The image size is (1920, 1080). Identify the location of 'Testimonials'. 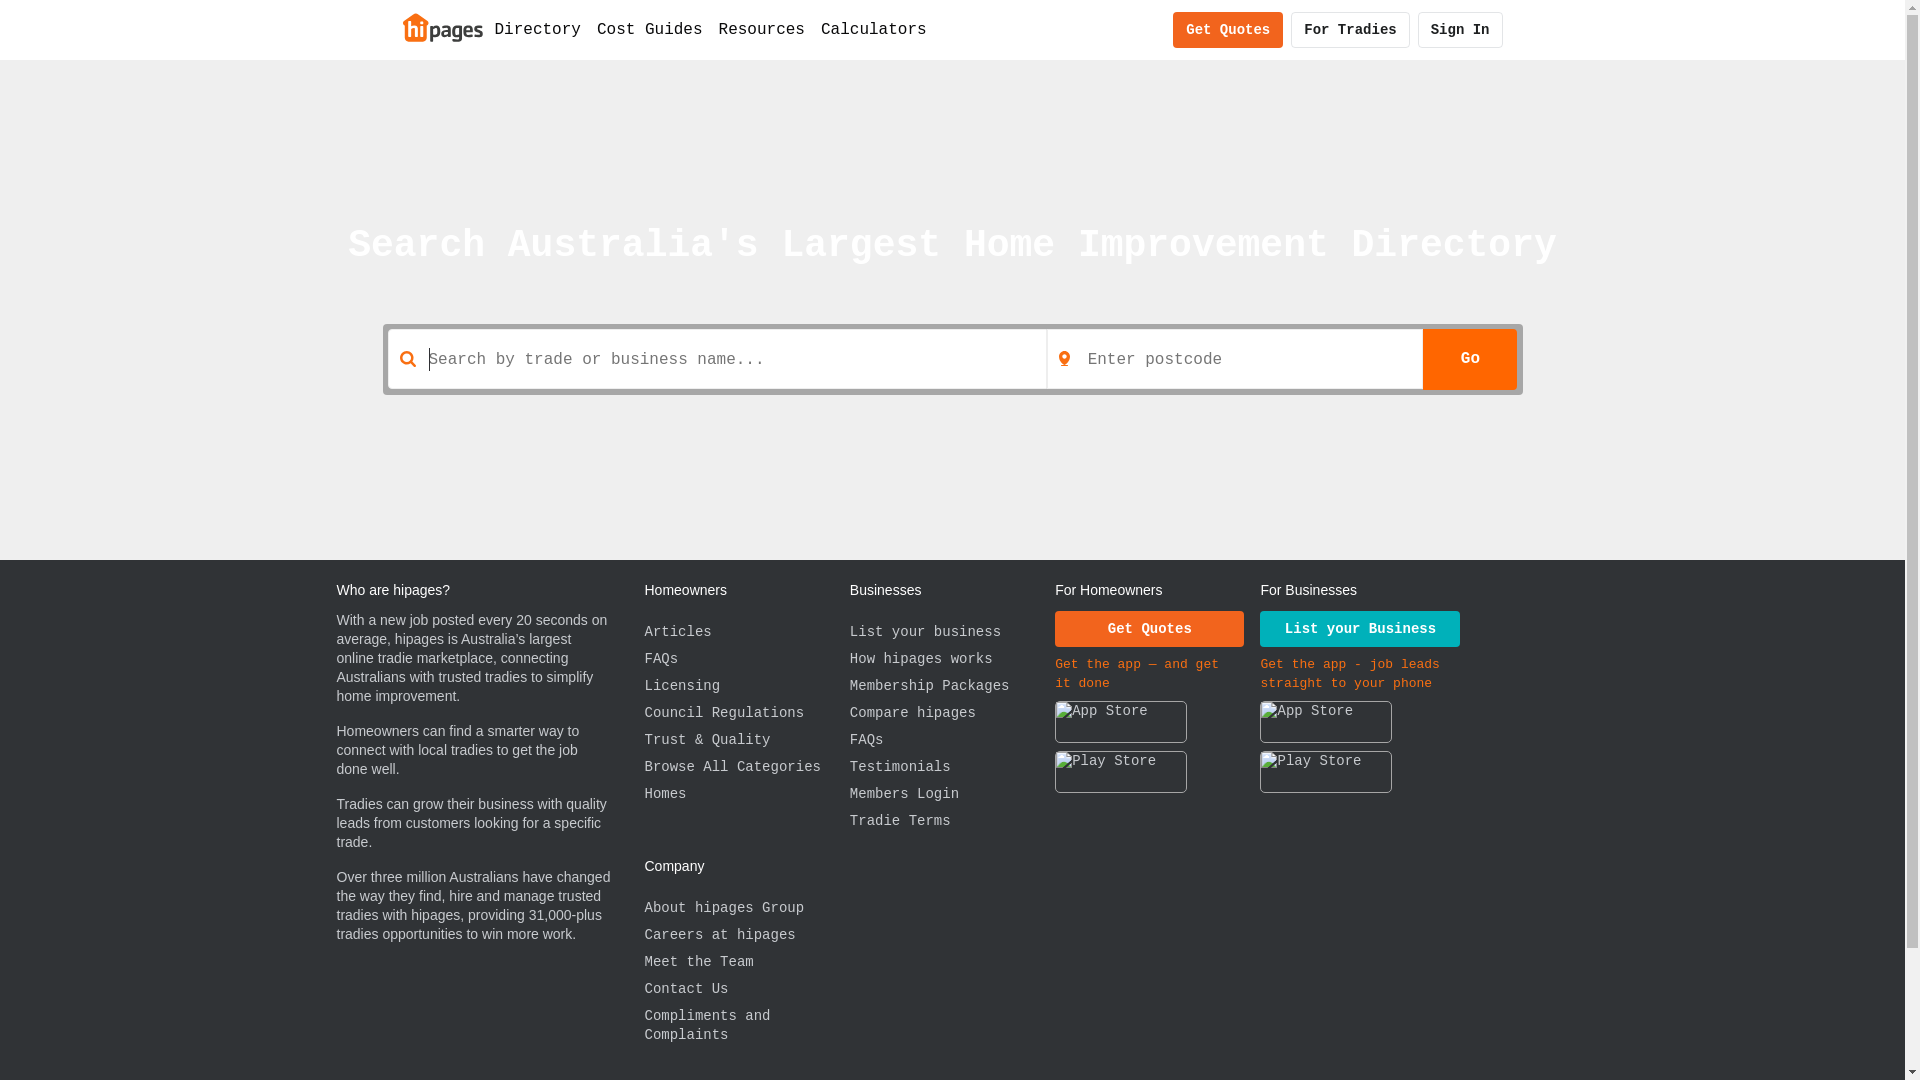
(951, 766).